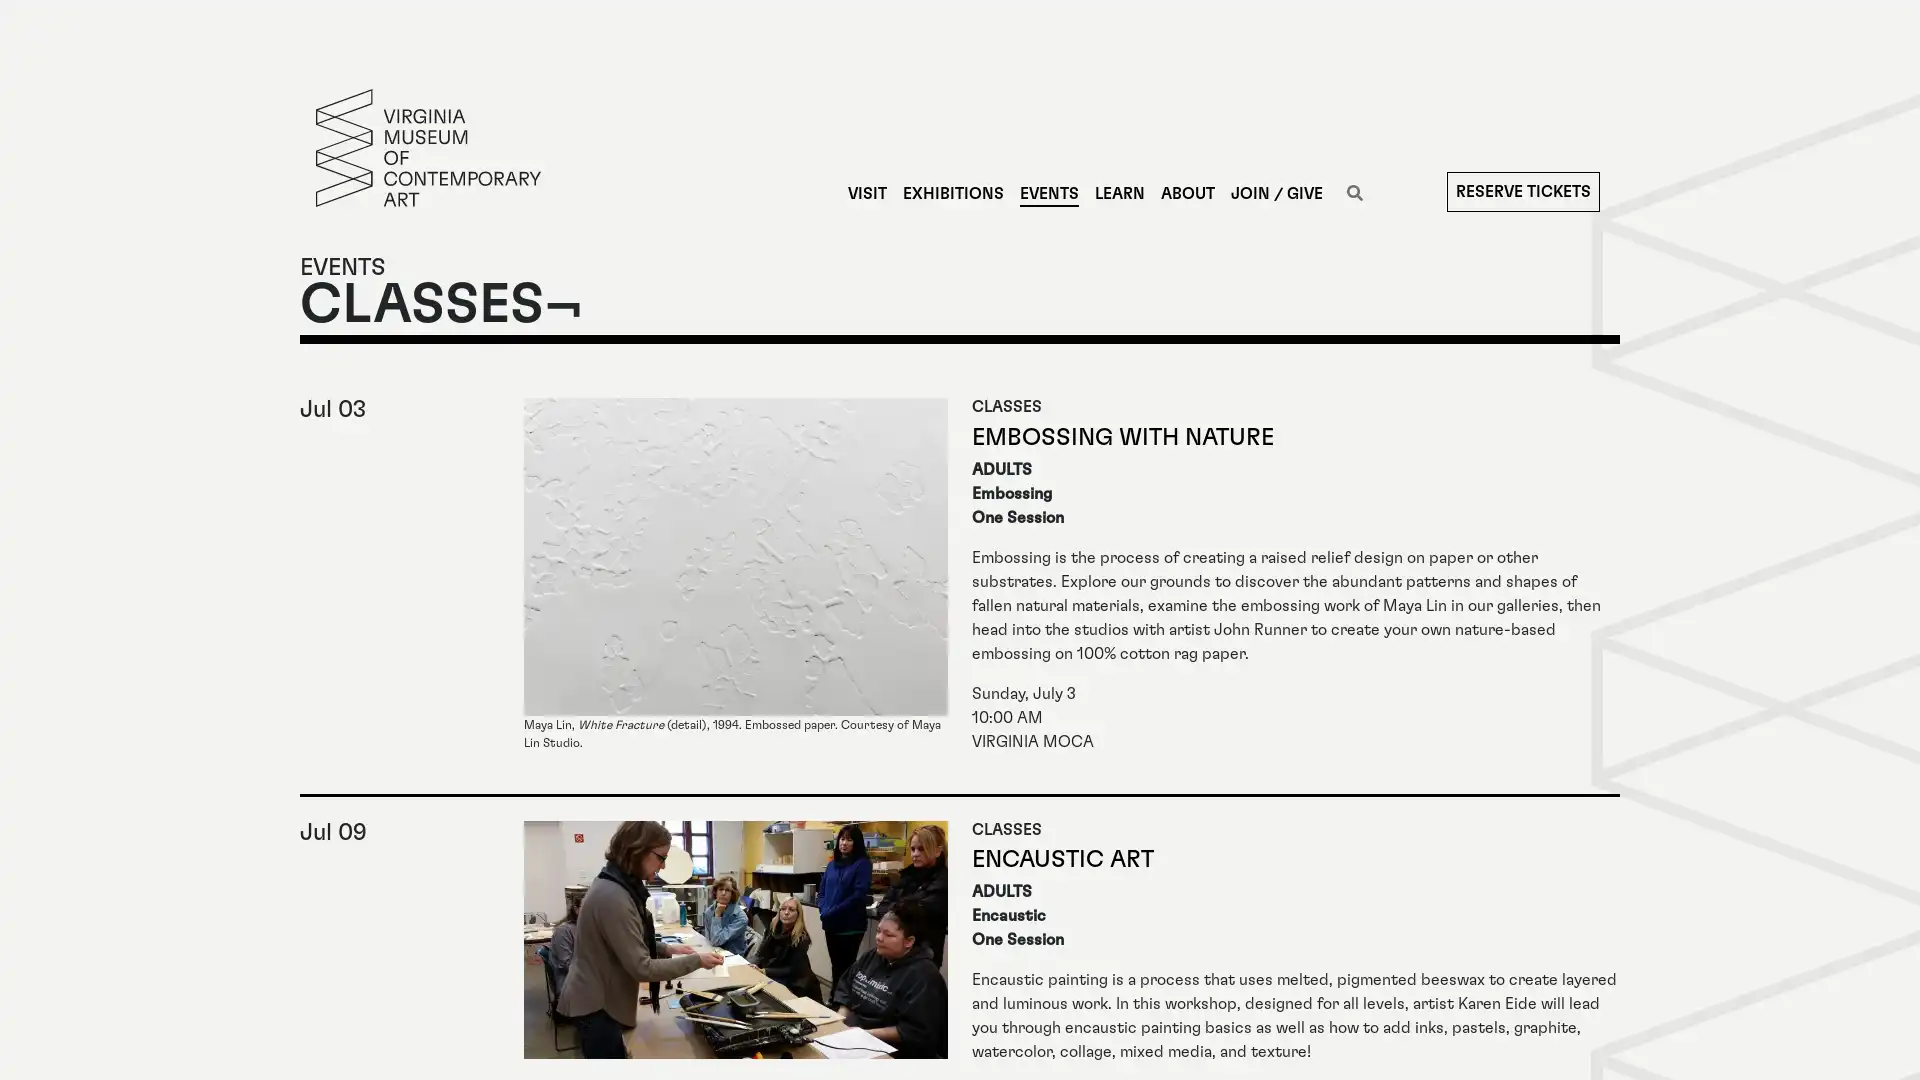 This screenshot has width=1920, height=1080. What do you see at coordinates (1047, 193) in the screenshot?
I see `EVENTS` at bounding box center [1047, 193].